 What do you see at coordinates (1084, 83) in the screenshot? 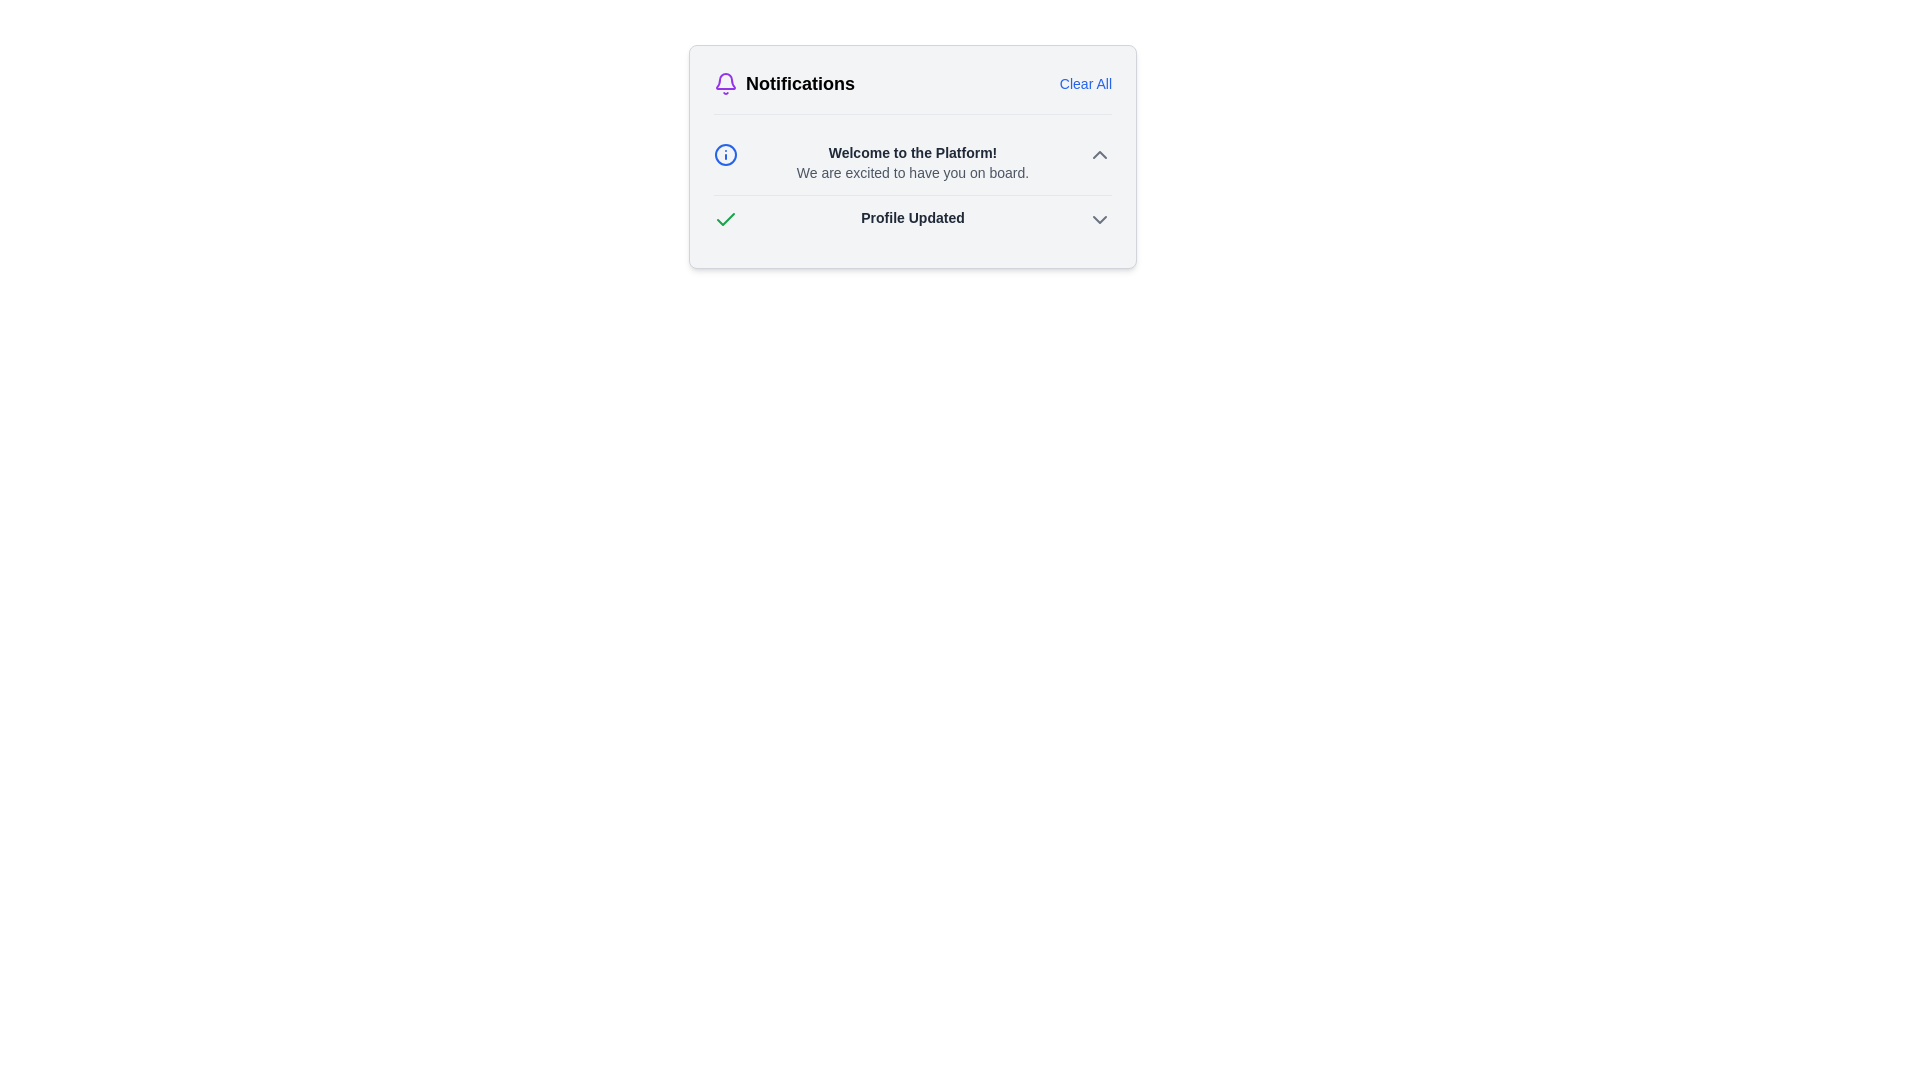
I see `the hyperlink in the header bar of the 'Notifications' section to clear all notifications` at bounding box center [1084, 83].